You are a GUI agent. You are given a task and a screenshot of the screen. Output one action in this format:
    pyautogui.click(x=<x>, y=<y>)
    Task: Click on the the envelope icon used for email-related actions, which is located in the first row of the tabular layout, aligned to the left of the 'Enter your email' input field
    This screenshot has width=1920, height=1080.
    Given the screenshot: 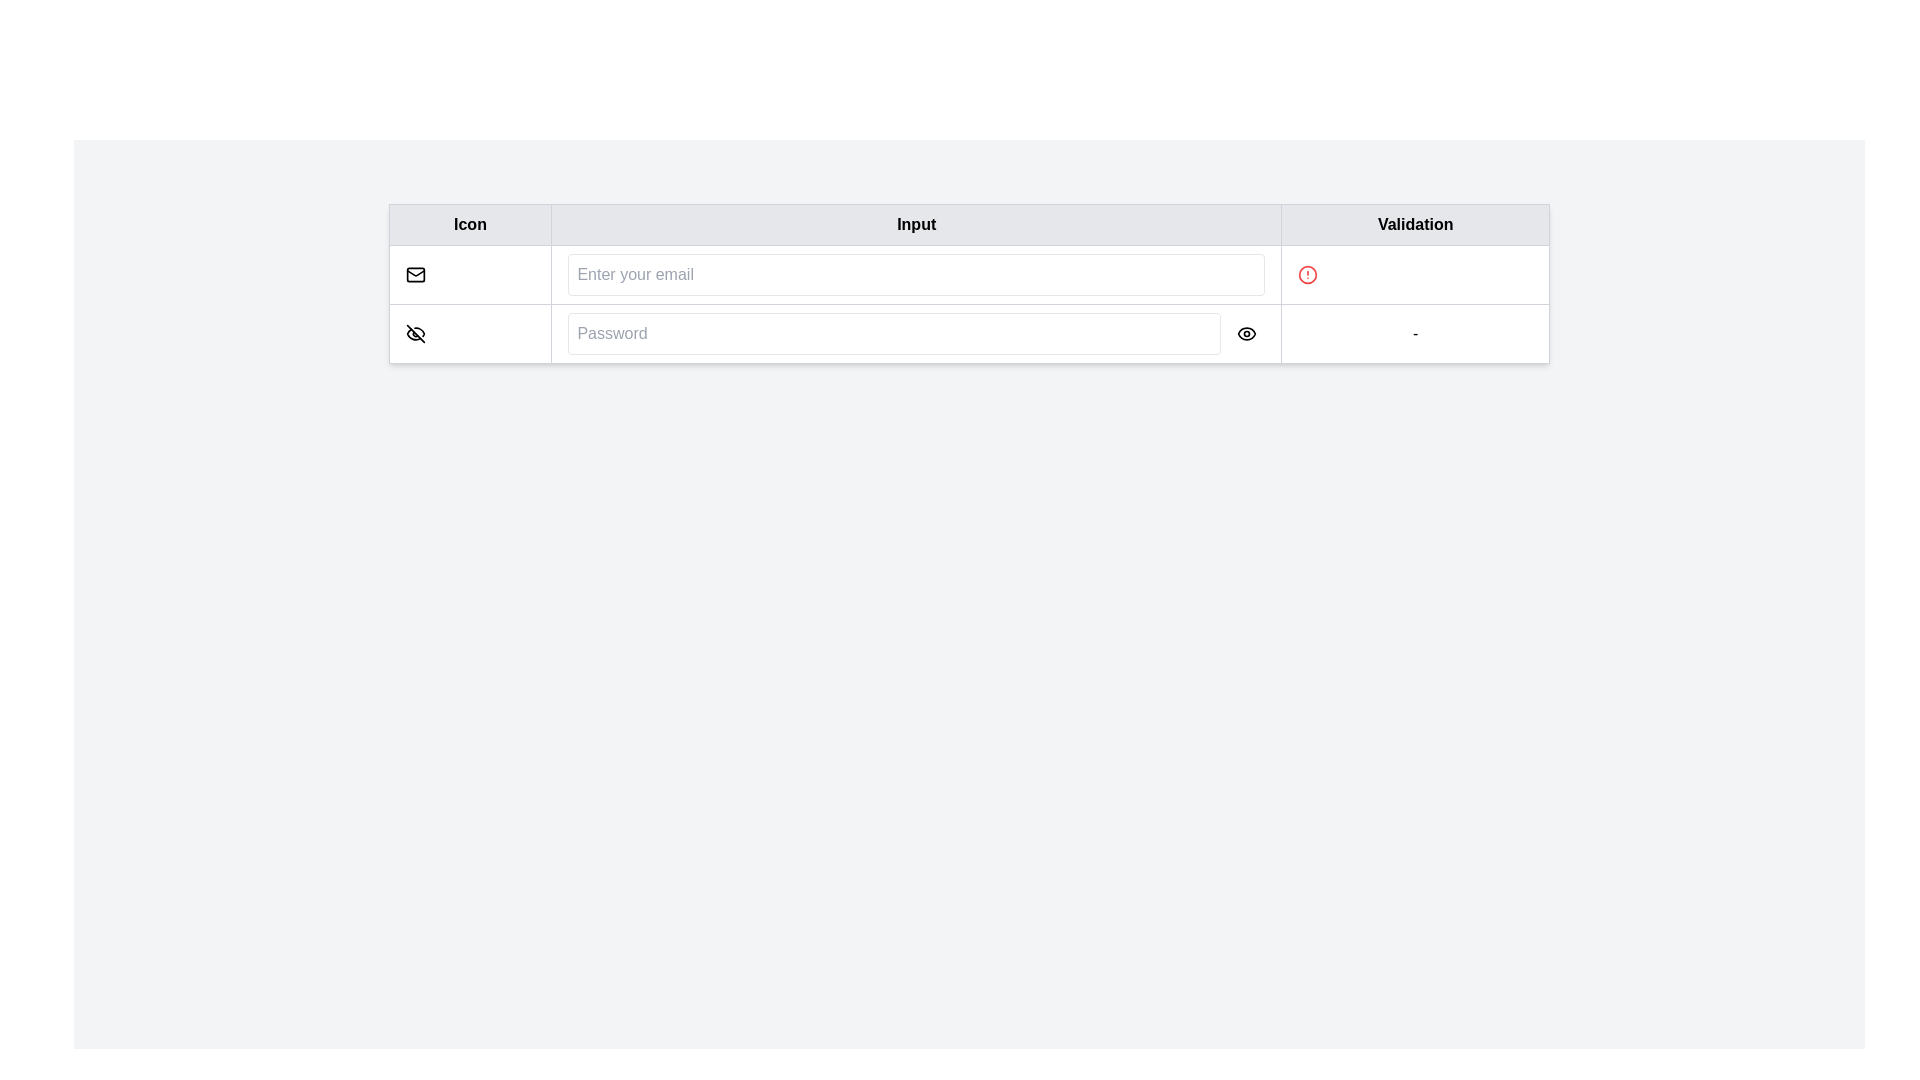 What is the action you would take?
    pyautogui.click(x=414, y=274)
    